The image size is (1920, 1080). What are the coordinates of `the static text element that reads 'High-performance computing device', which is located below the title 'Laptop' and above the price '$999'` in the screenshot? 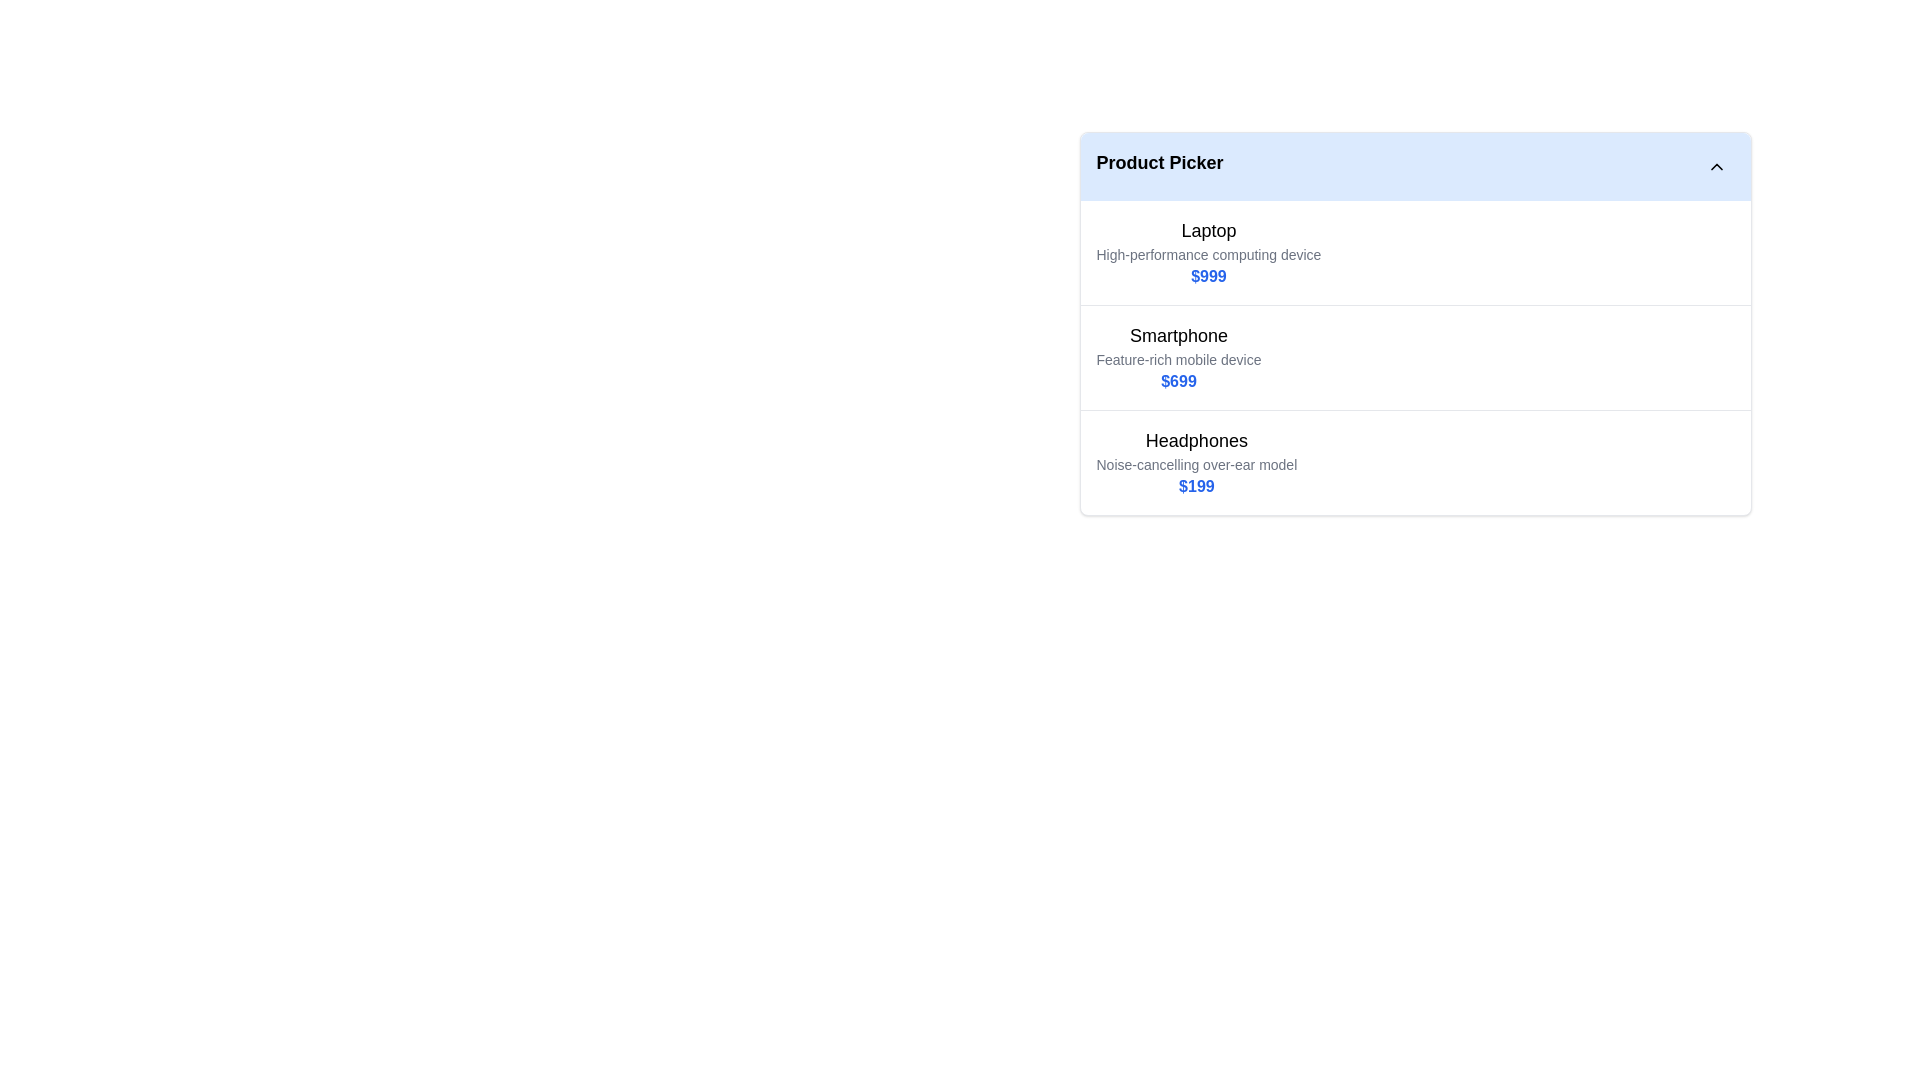 It's located at (1208, 253).